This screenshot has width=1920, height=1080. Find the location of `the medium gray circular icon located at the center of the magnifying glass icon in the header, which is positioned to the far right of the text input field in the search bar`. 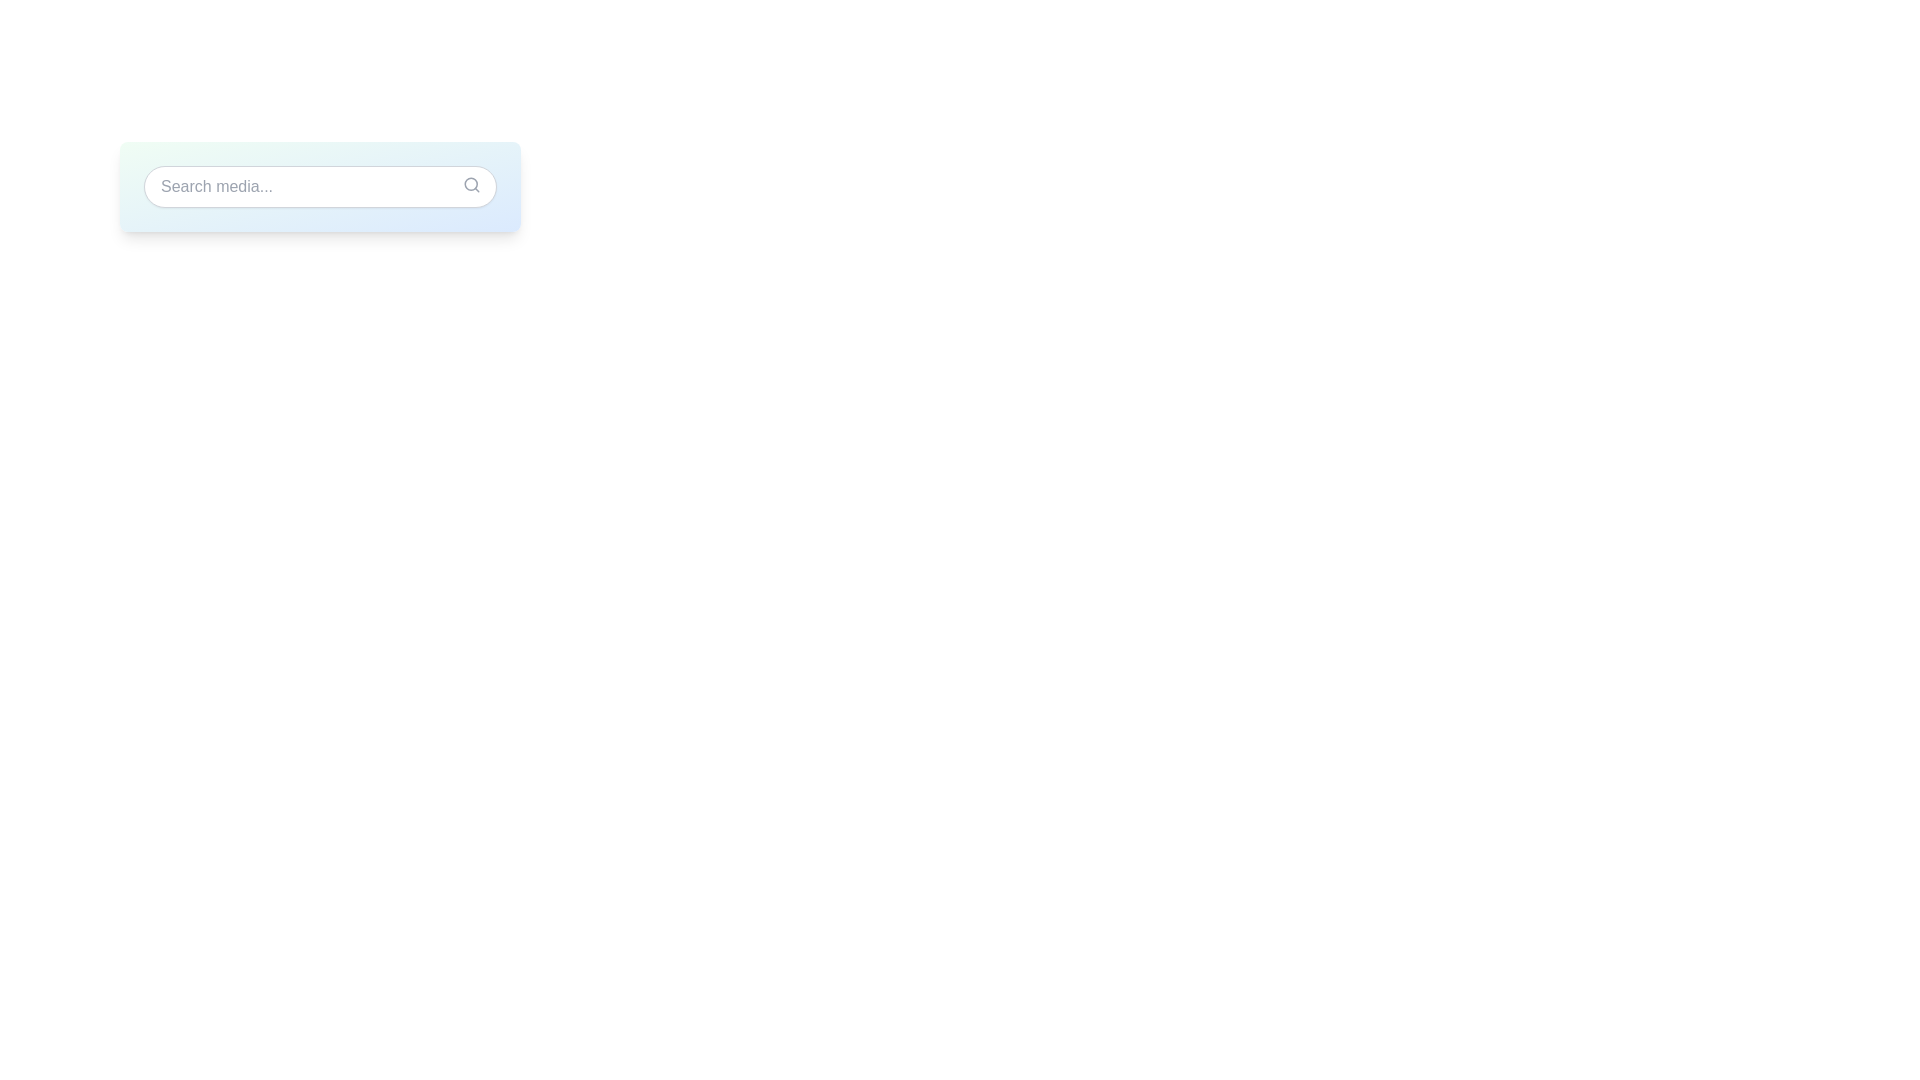

the medium gray circular icon located at the center of the magnifying glass icon in the header, which is positioned to the far right of the text input field in the search bar is located at coordinates (470, 184).